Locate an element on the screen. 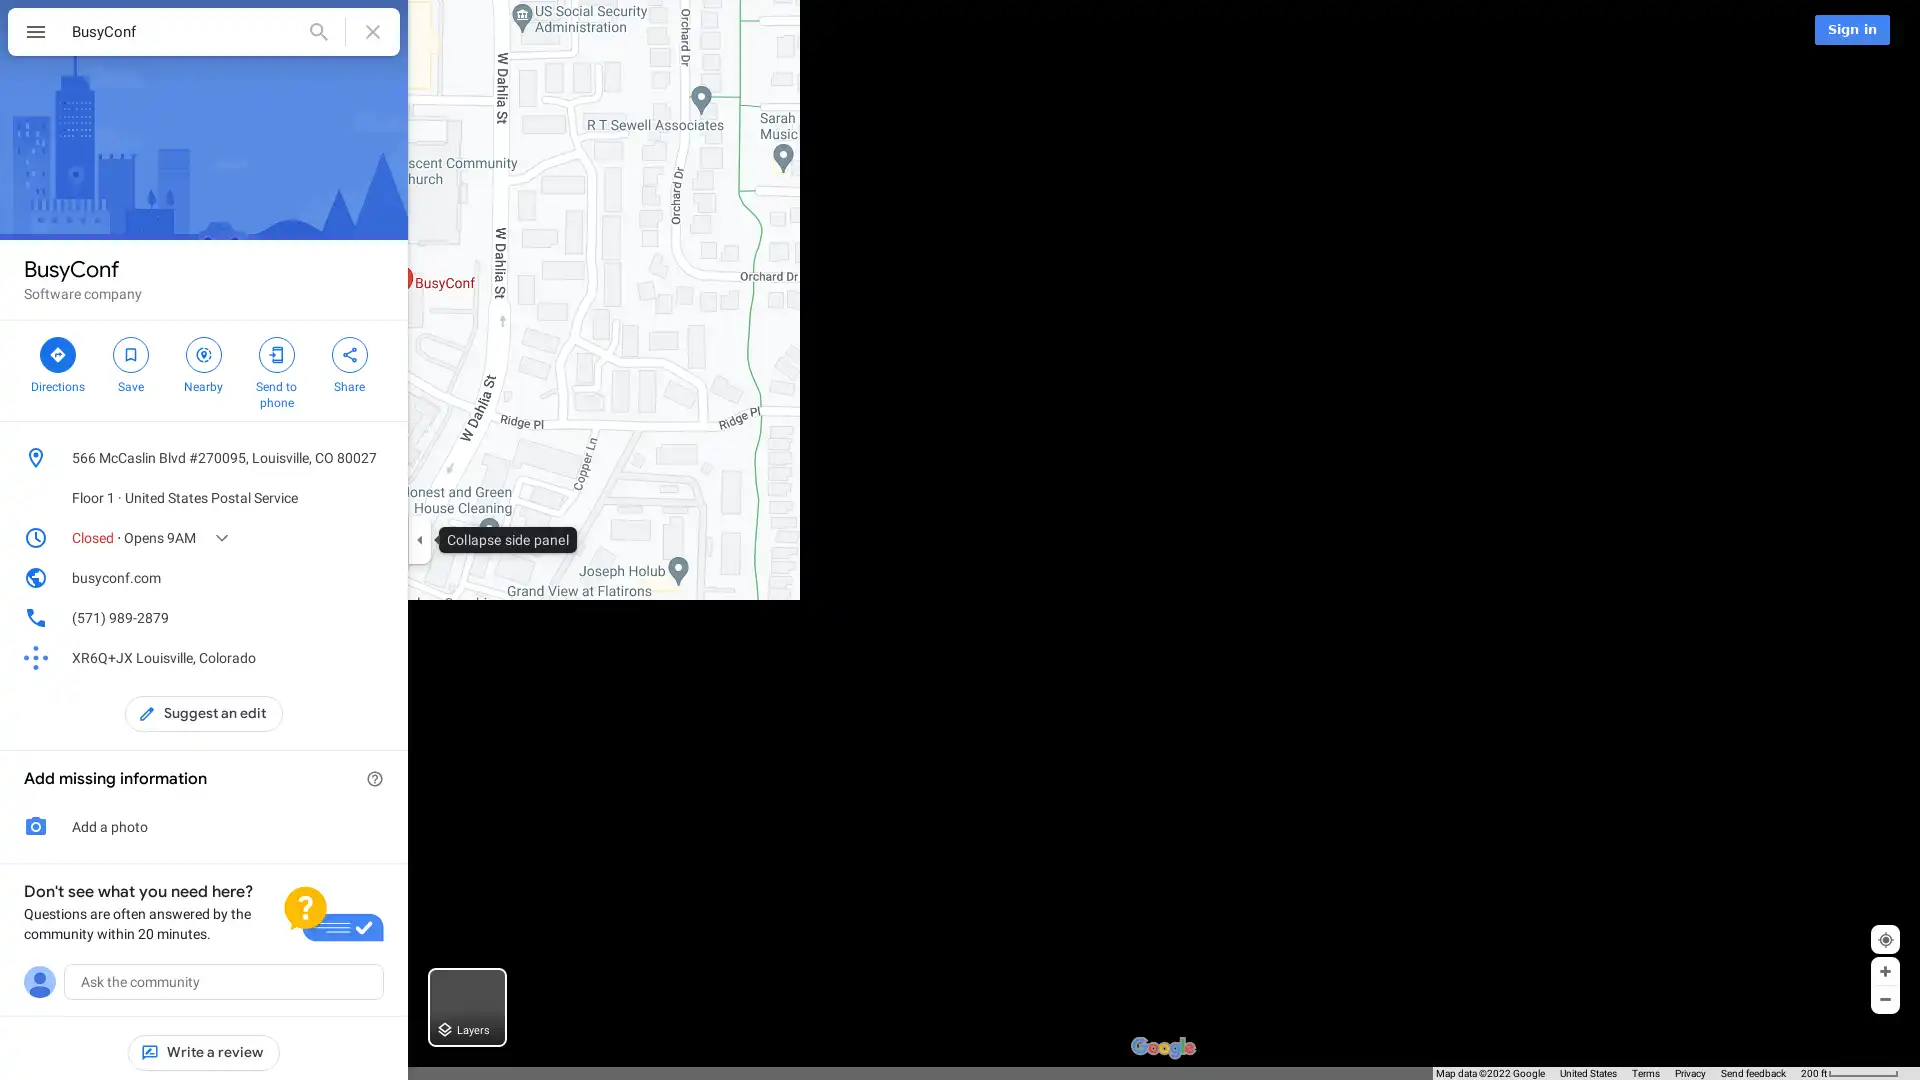 The height and width of the screenshot is (1080, 1920). Copy website is located at coordinates (374, 578).